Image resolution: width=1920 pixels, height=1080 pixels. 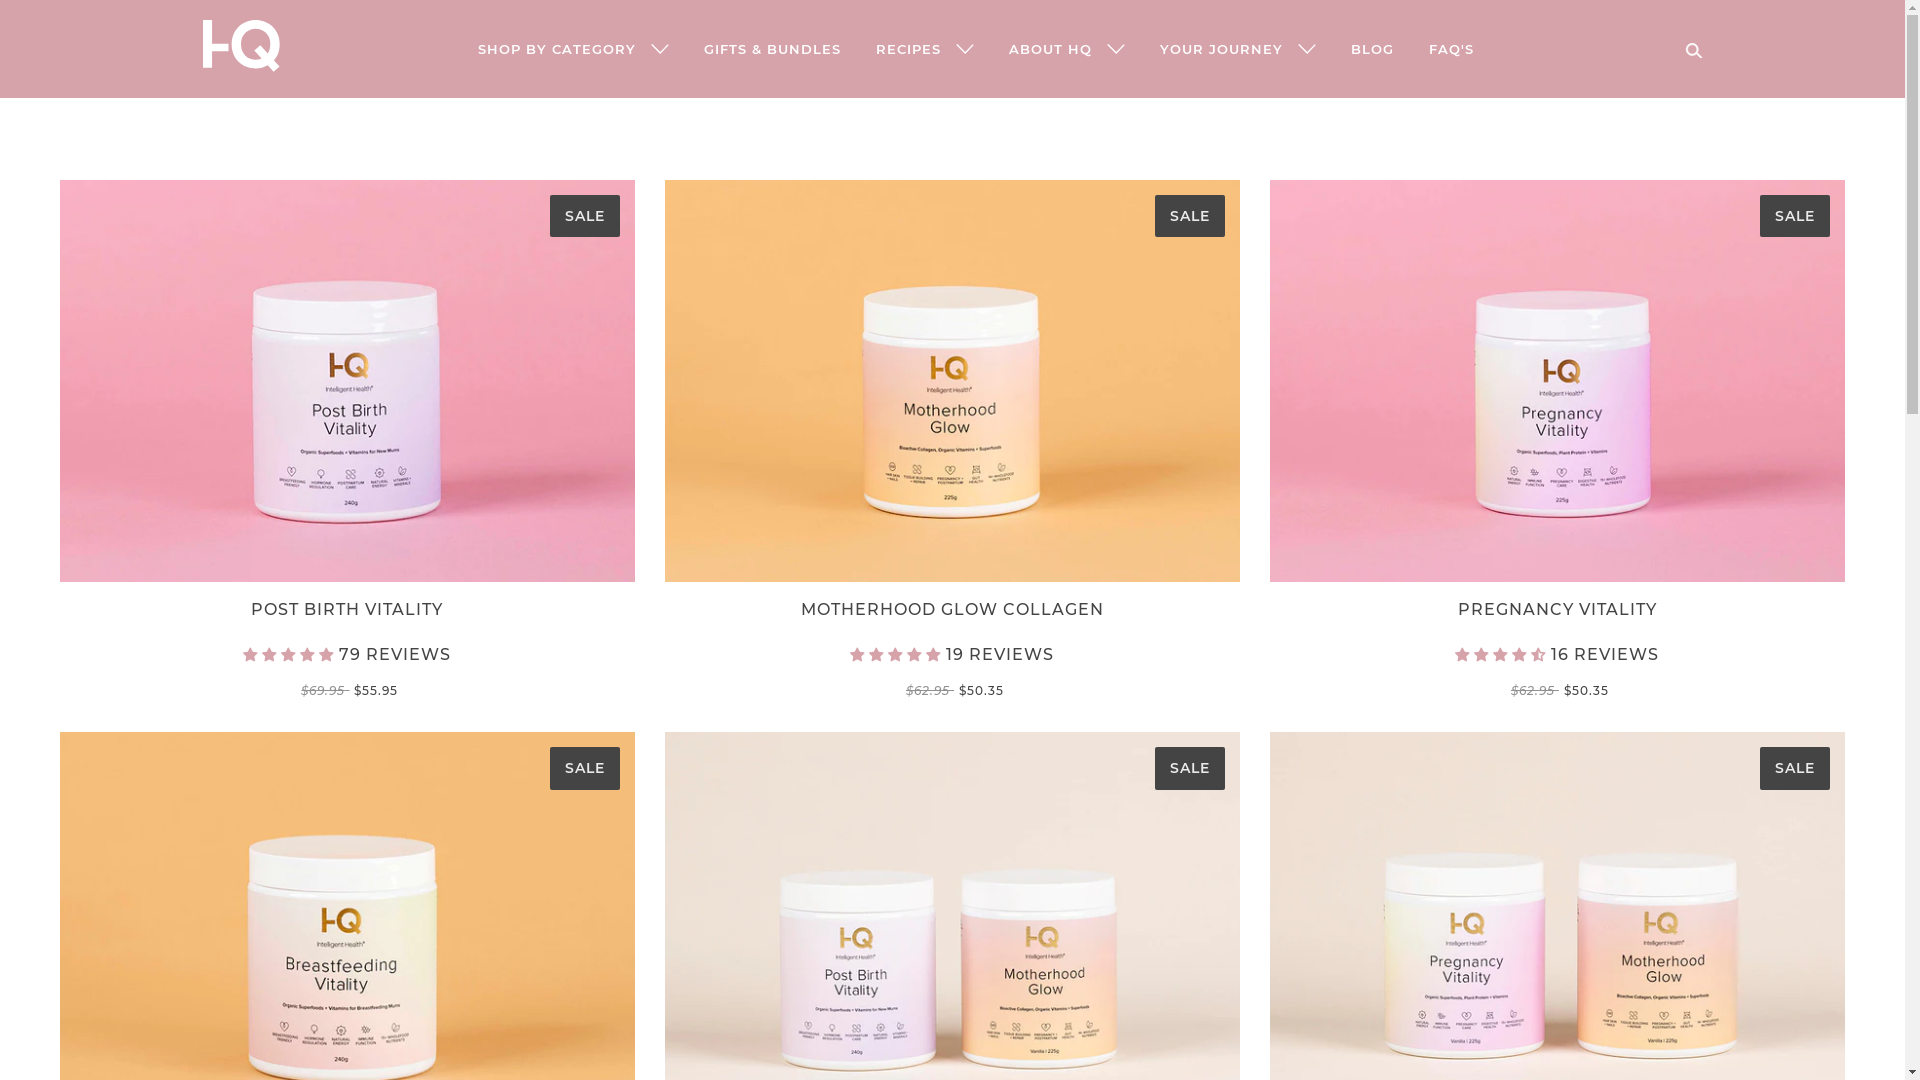 I want to click on 'RECIPES', so click(x=922, y=48).